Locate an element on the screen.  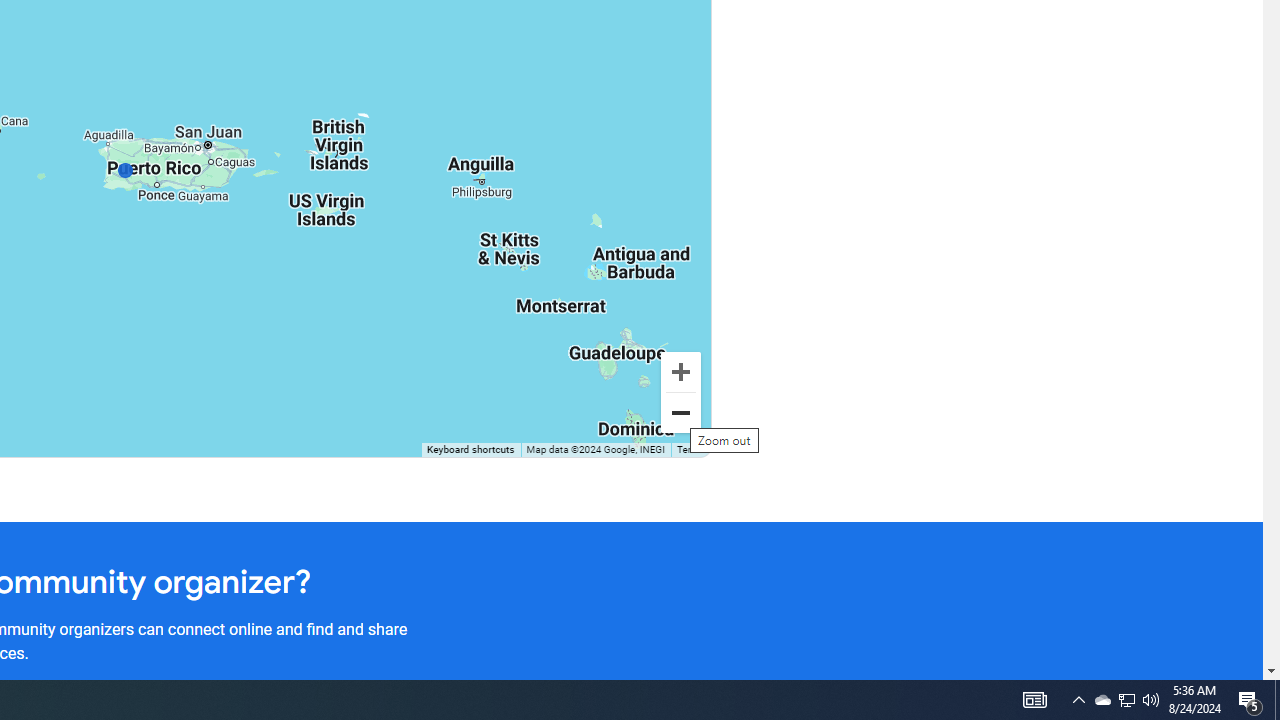
'Zoom in' is located at coordinates (680, 371).